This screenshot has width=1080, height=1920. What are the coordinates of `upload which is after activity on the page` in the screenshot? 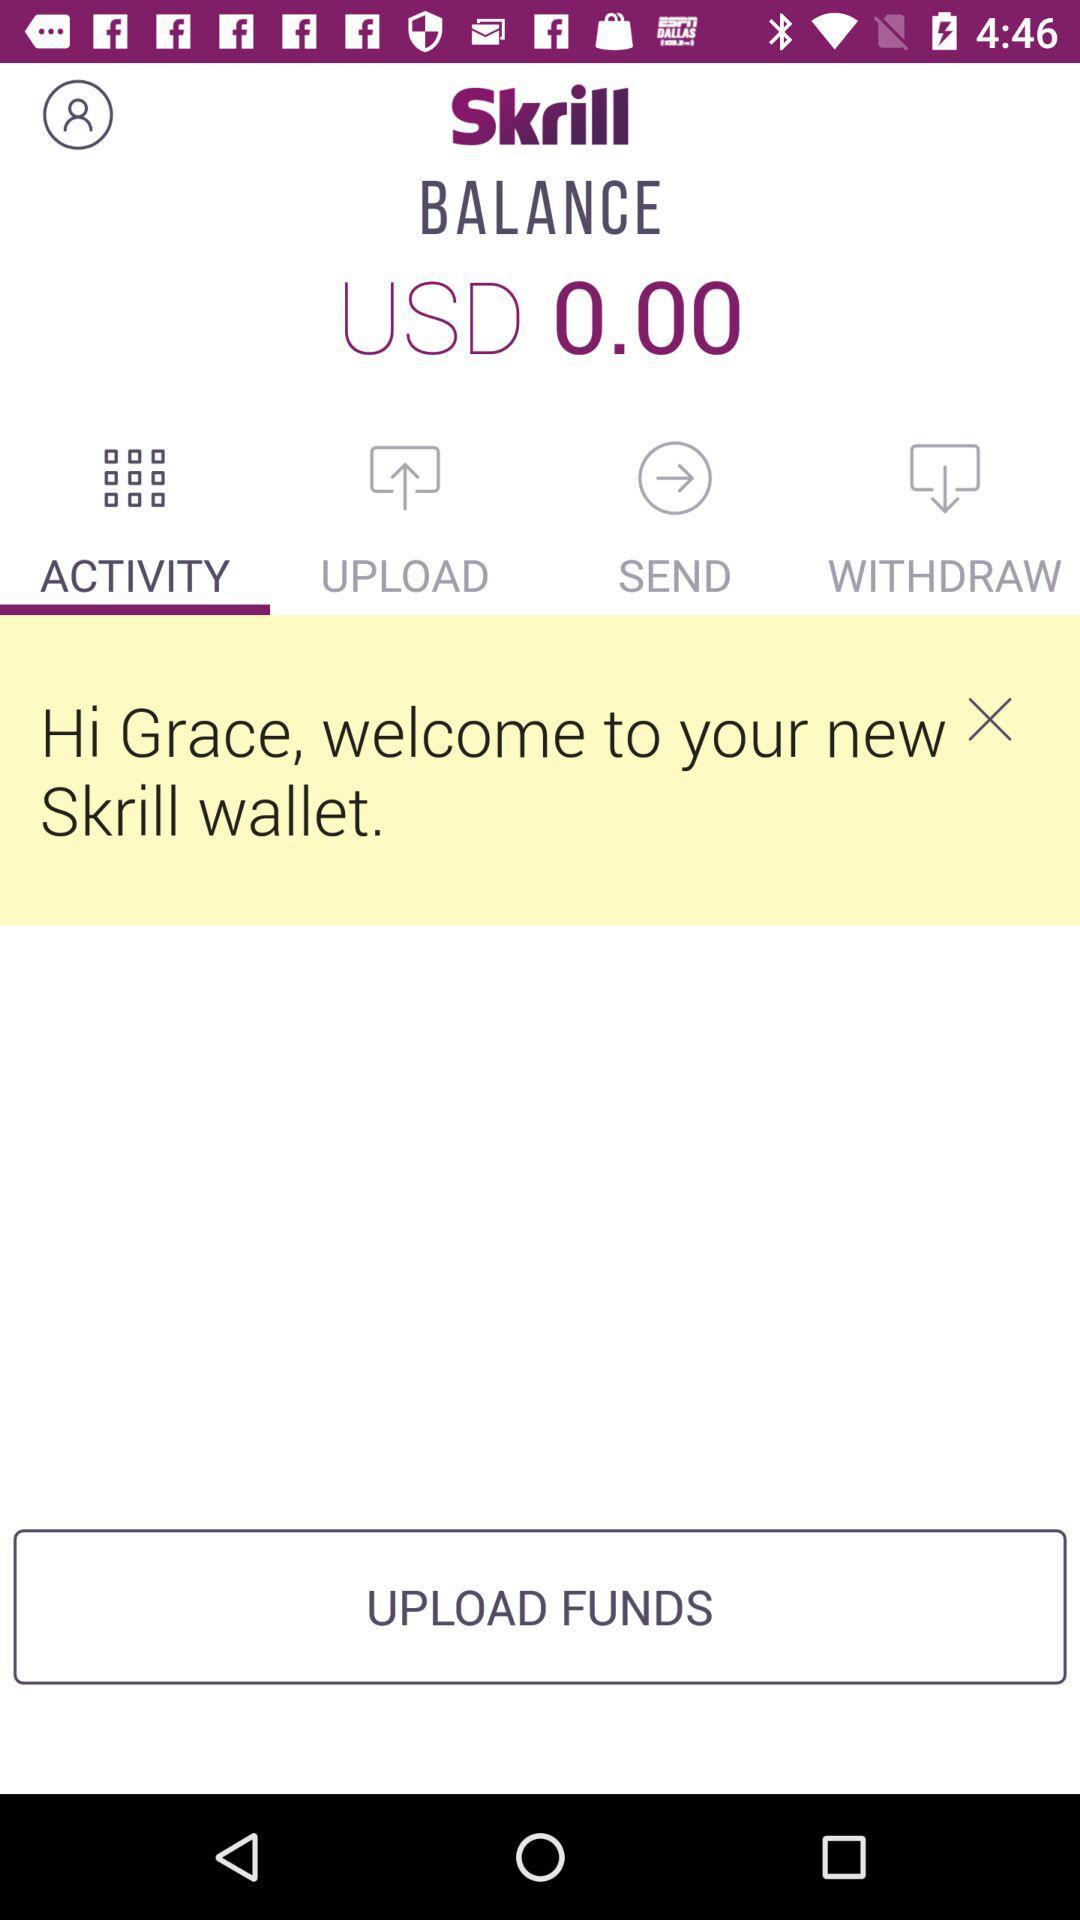 It's located at (405, 573).